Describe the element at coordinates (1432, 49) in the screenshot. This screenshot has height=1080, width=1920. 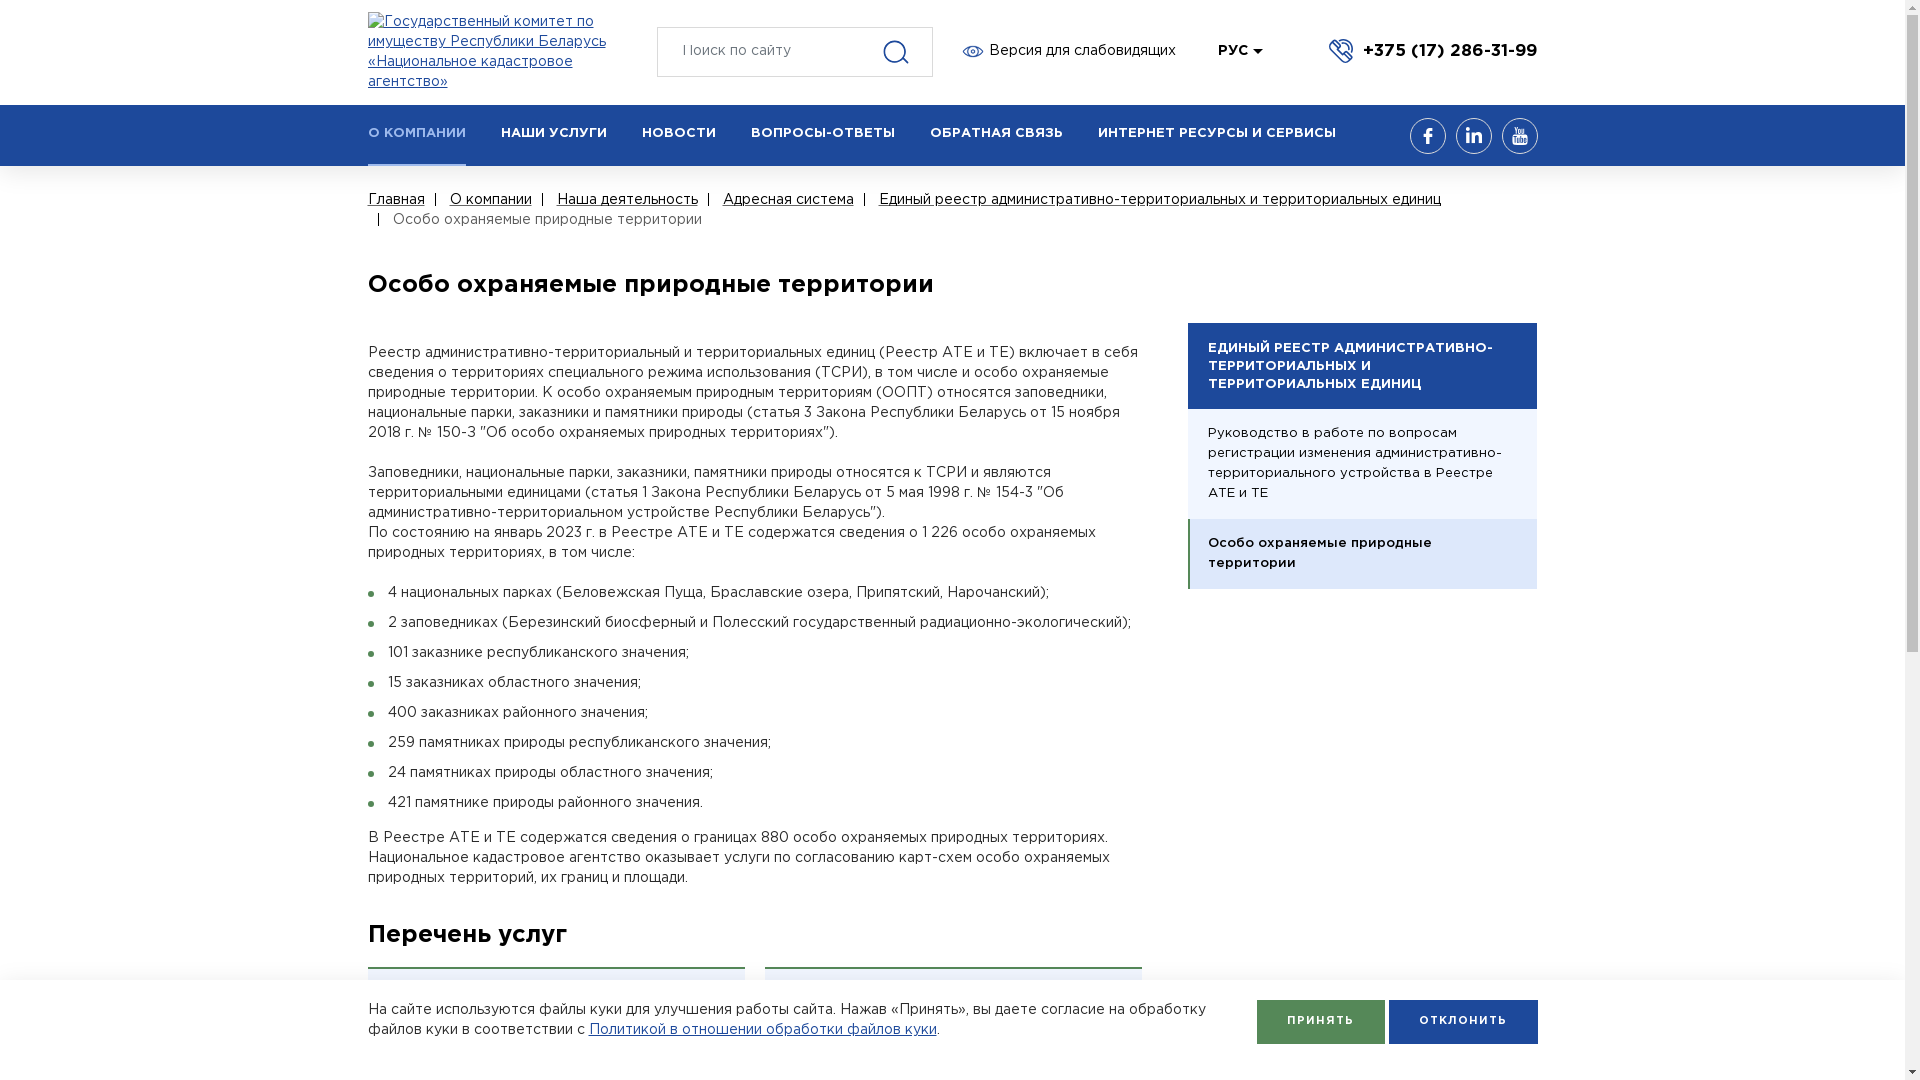
I see `'+375 (17) 286-31-99'` at that location.